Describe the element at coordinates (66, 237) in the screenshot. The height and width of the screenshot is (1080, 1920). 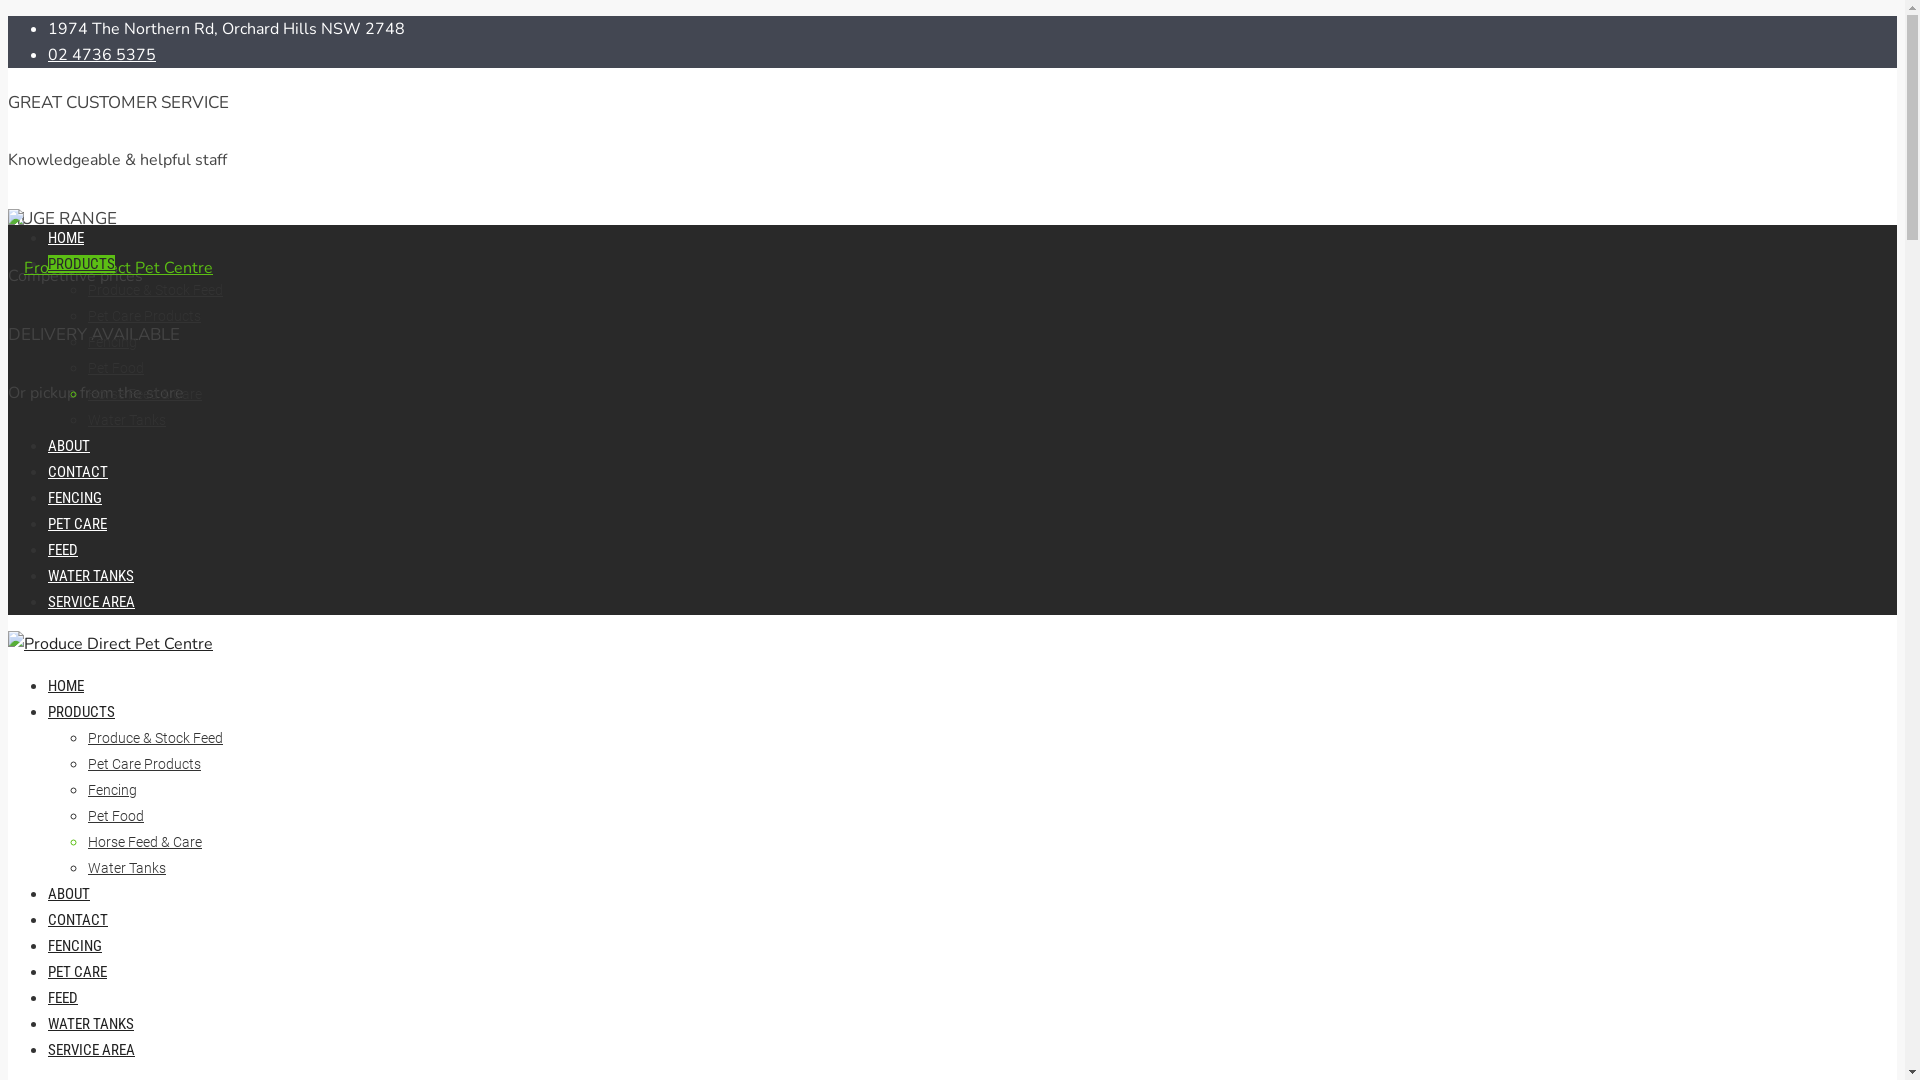
I see `'HOME'` at that location.